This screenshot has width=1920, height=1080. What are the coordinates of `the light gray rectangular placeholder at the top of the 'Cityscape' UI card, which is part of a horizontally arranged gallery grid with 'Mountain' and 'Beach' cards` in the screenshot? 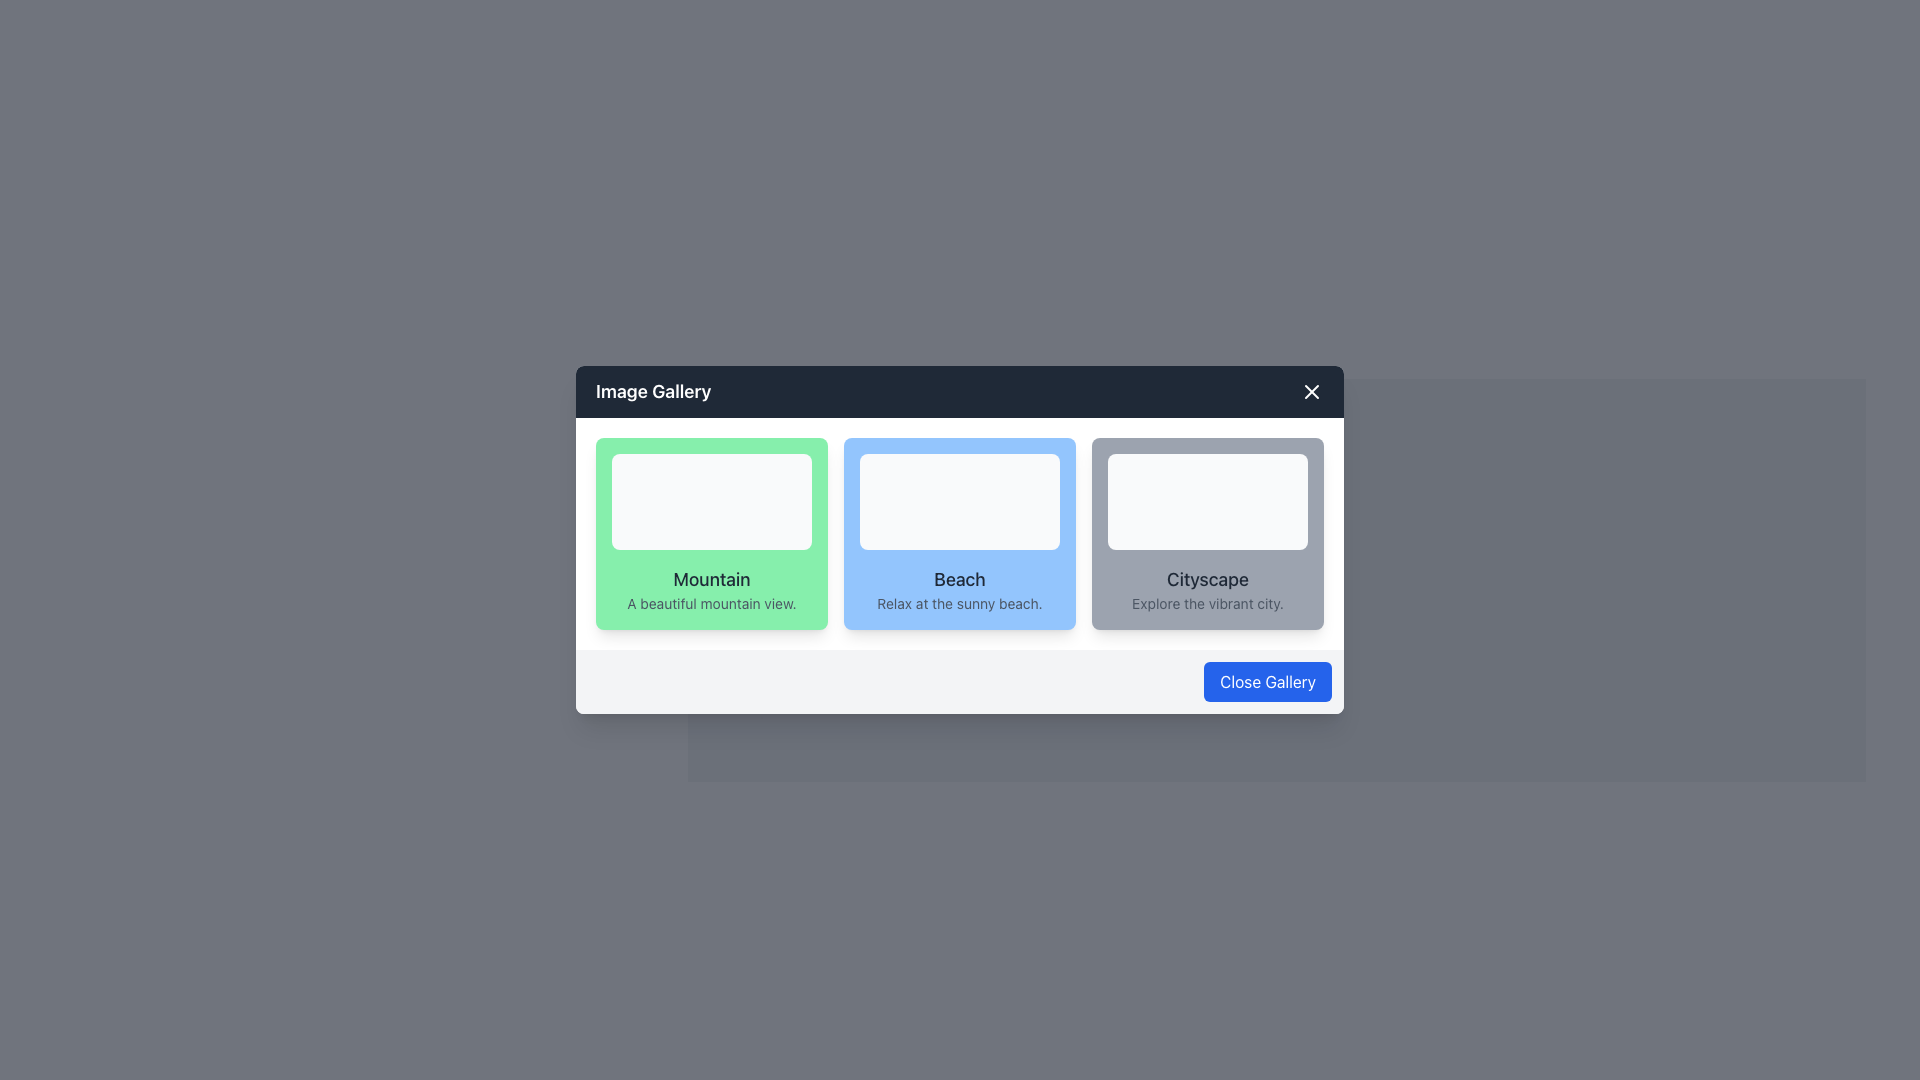 It's located at (1207, 500).